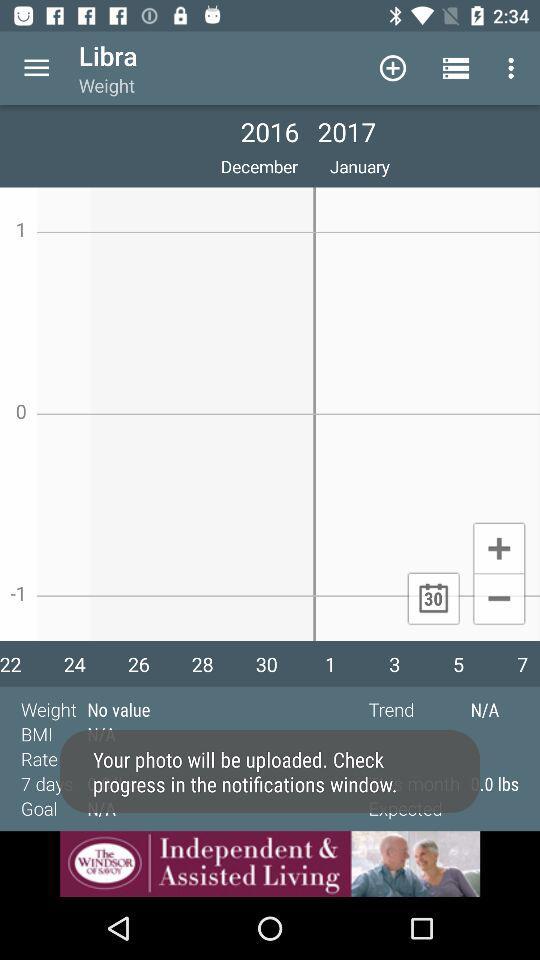 This screenshot has width=540, height=960. I want to click on the minus icon, so click(498, 600).